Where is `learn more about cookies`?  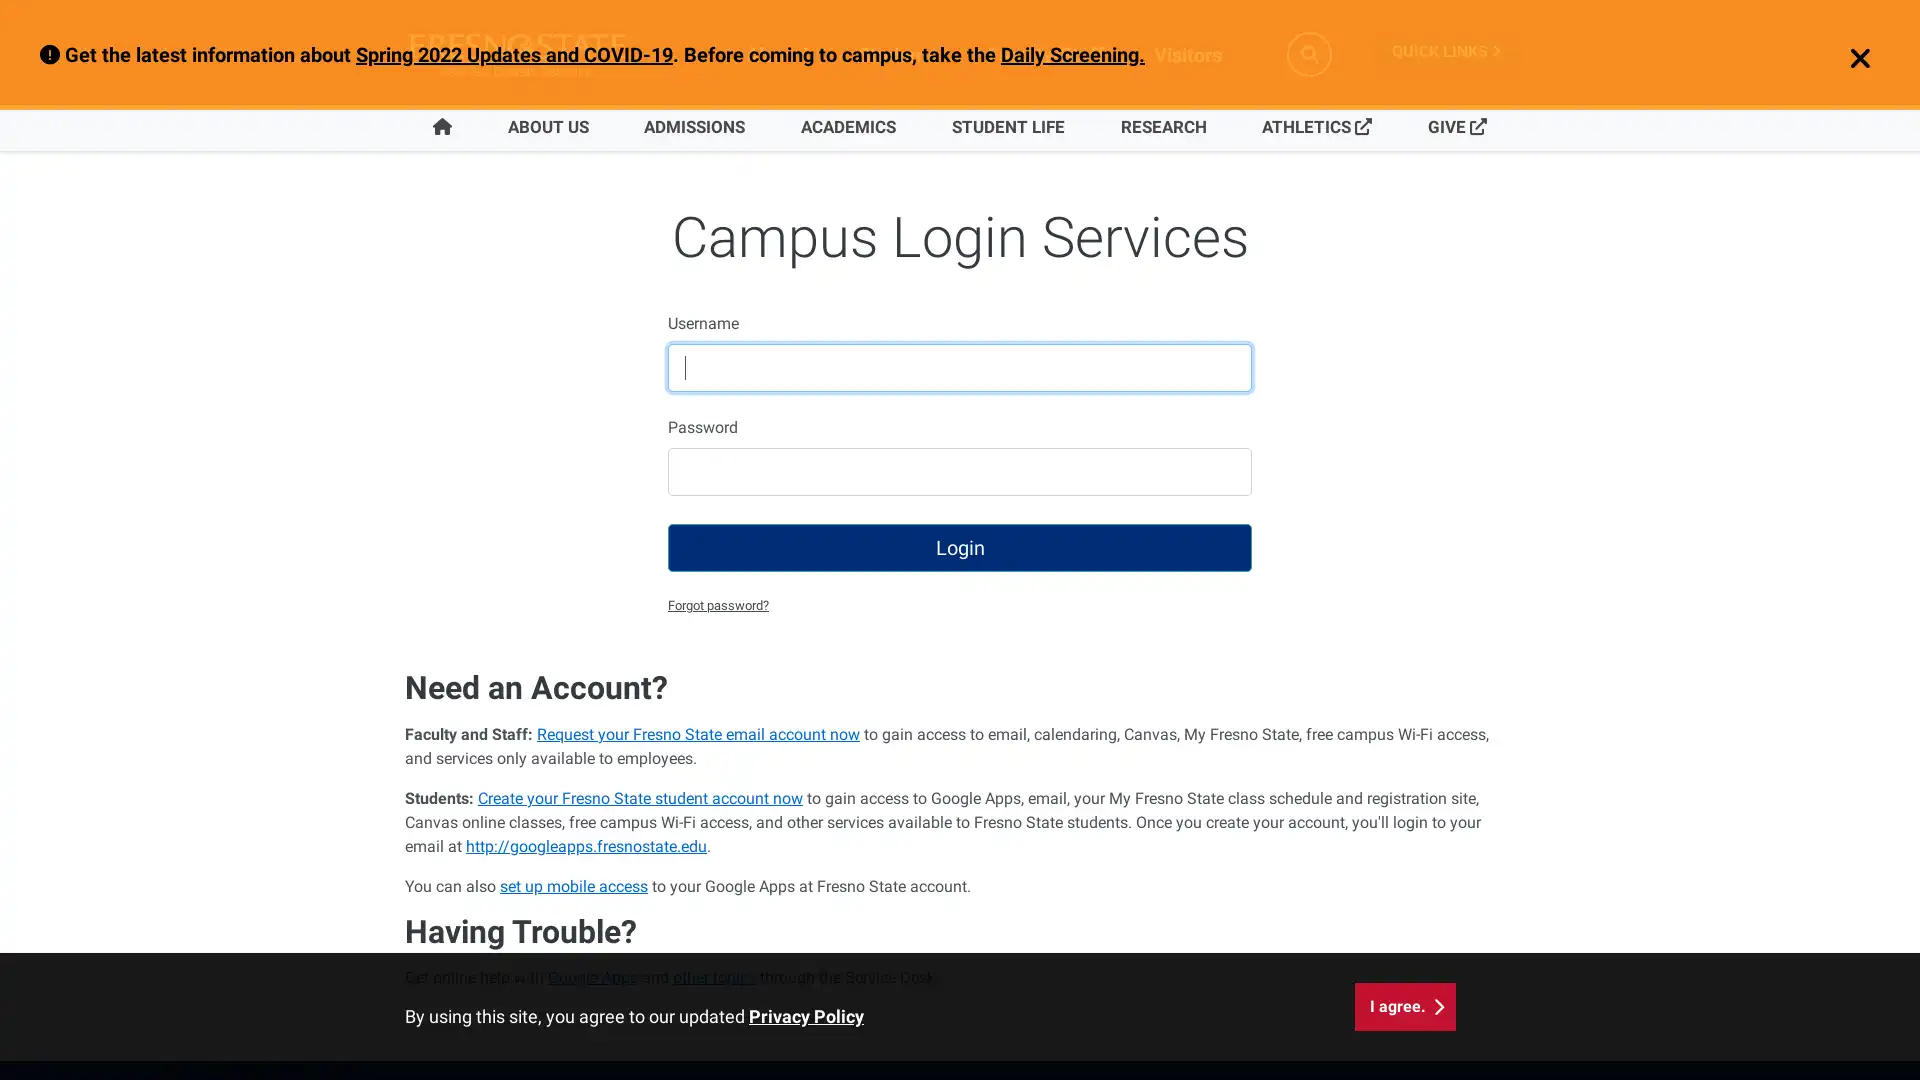
learn more about cookies is located at coordinates (806, 1016).